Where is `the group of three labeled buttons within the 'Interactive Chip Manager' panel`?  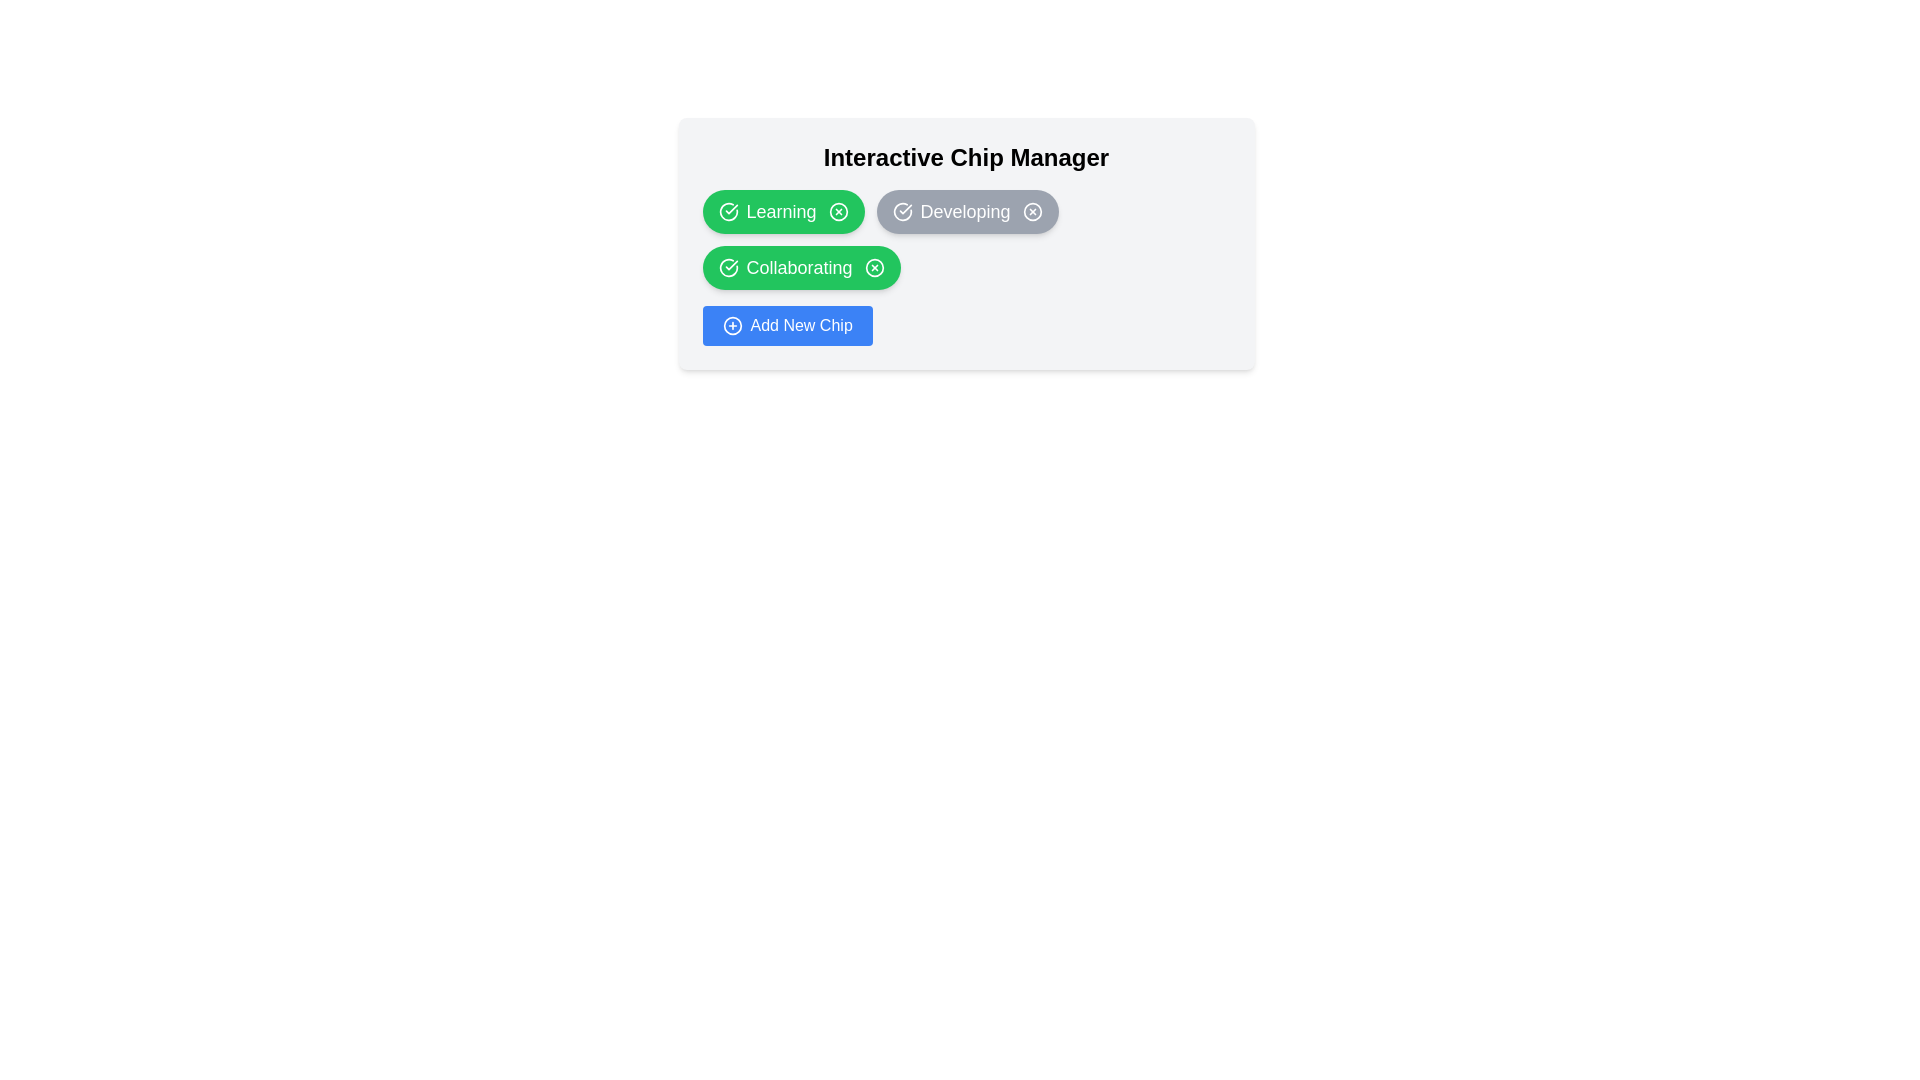 the group of three labeled buttons within the 'Interactive Chip Manager' panel is located at coordinates (966, 238).